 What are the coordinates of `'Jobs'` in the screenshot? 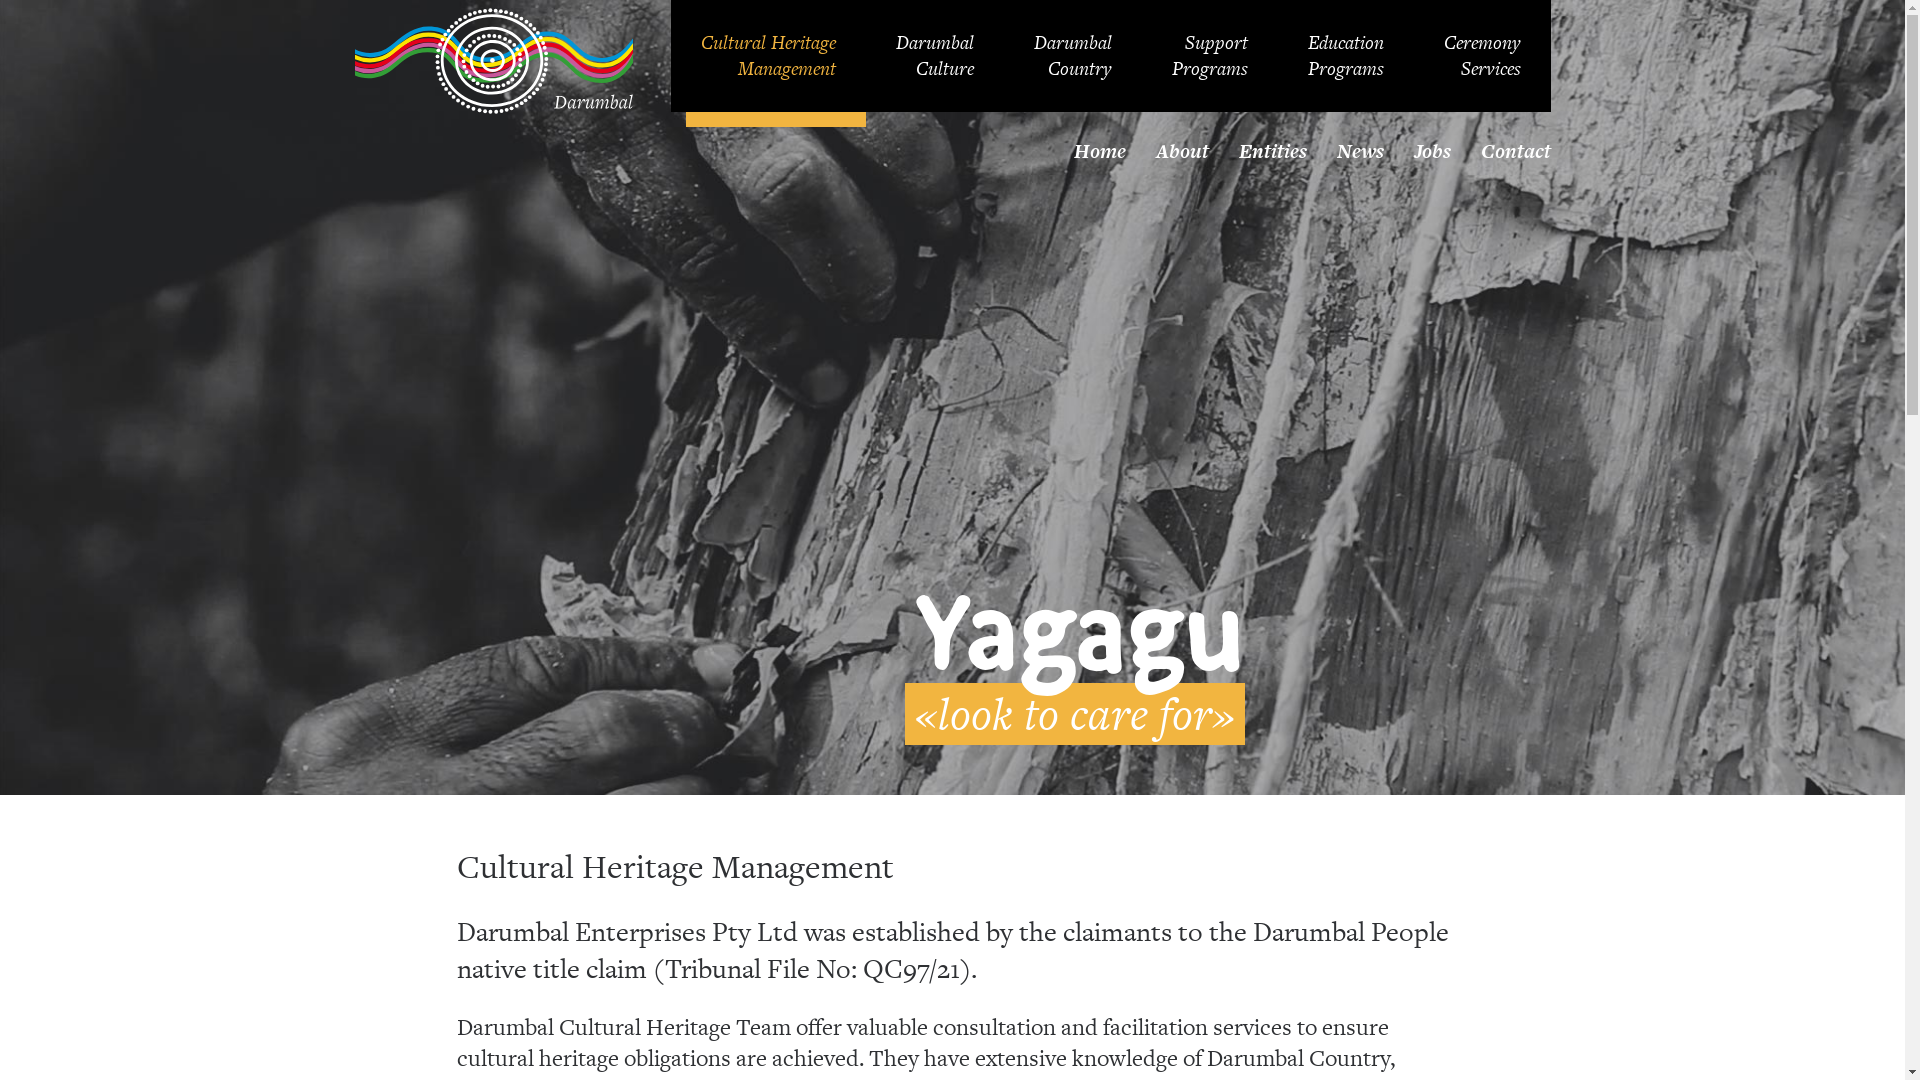 It's located at (1430, 150).